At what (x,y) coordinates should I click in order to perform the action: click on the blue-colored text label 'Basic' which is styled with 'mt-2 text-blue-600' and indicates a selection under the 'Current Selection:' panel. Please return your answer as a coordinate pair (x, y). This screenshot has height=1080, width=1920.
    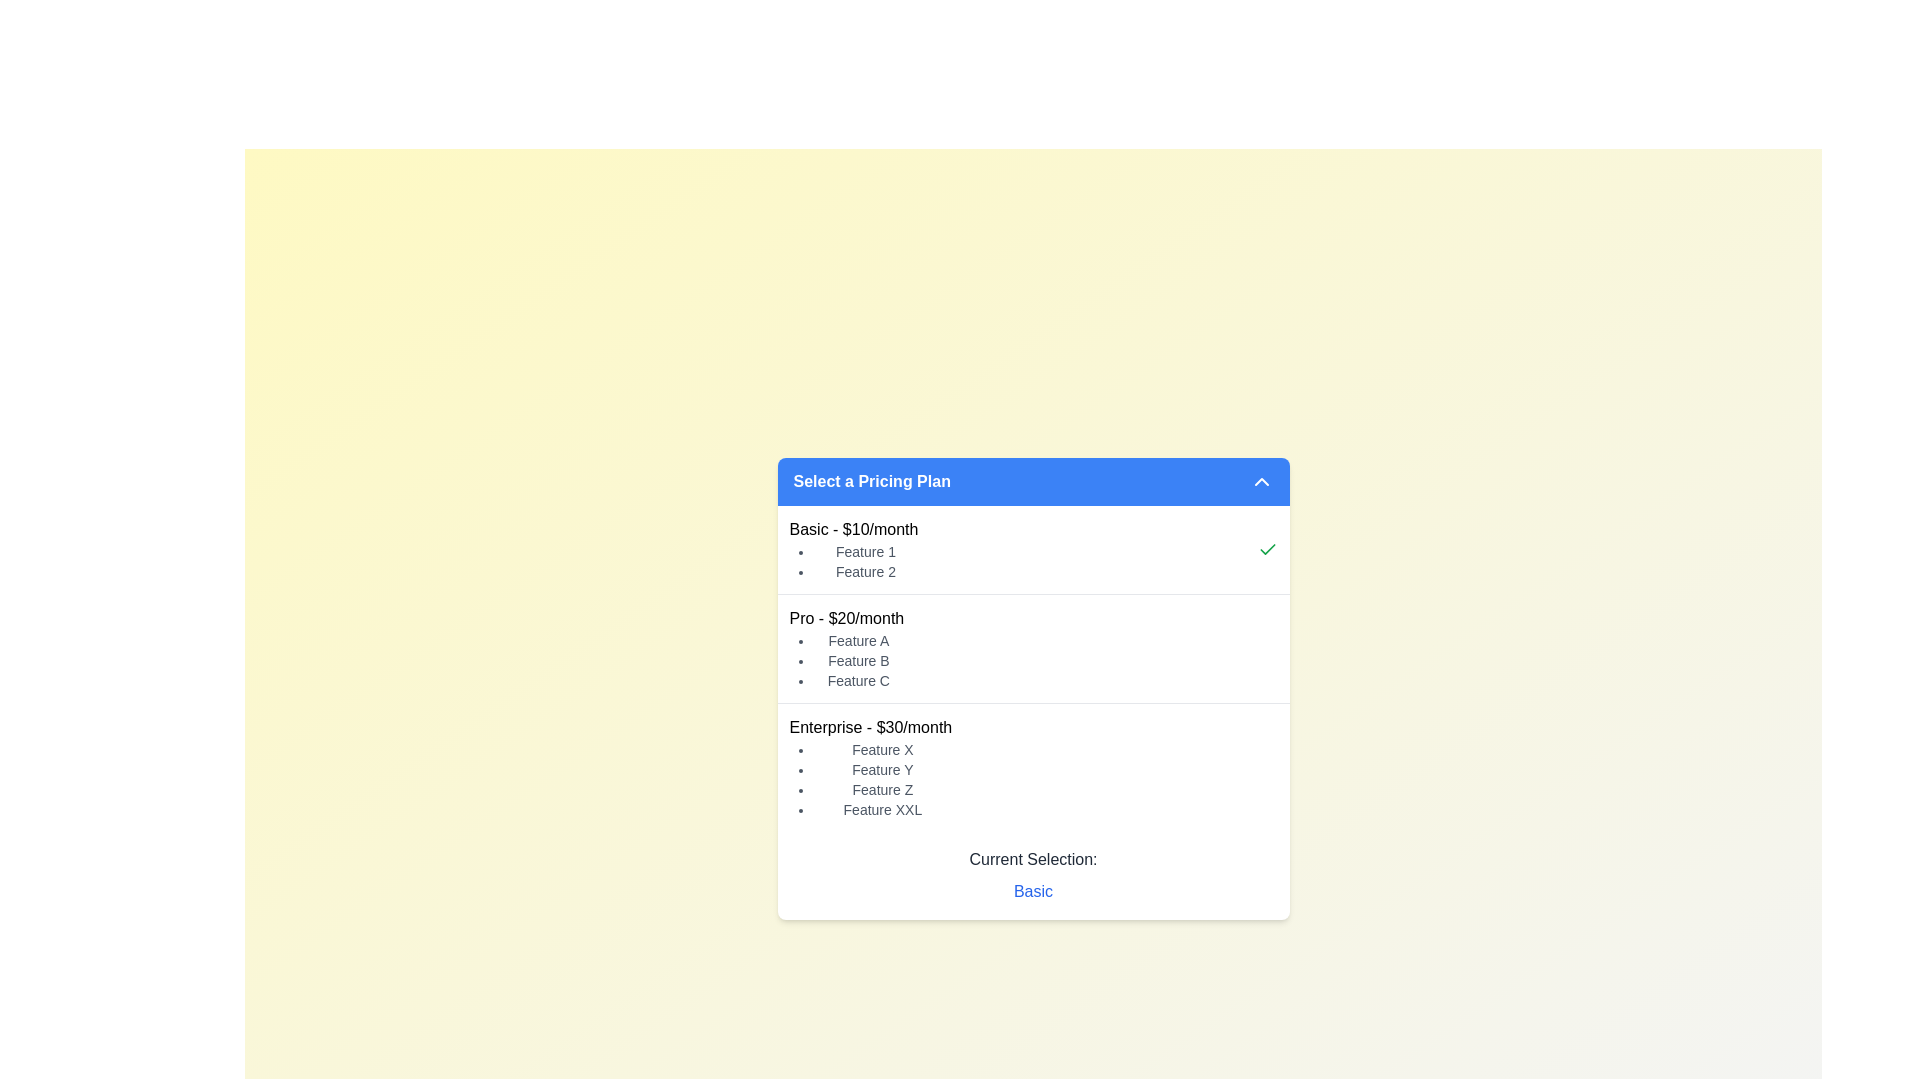
    Looking at the image, I should click on (1033, 890).